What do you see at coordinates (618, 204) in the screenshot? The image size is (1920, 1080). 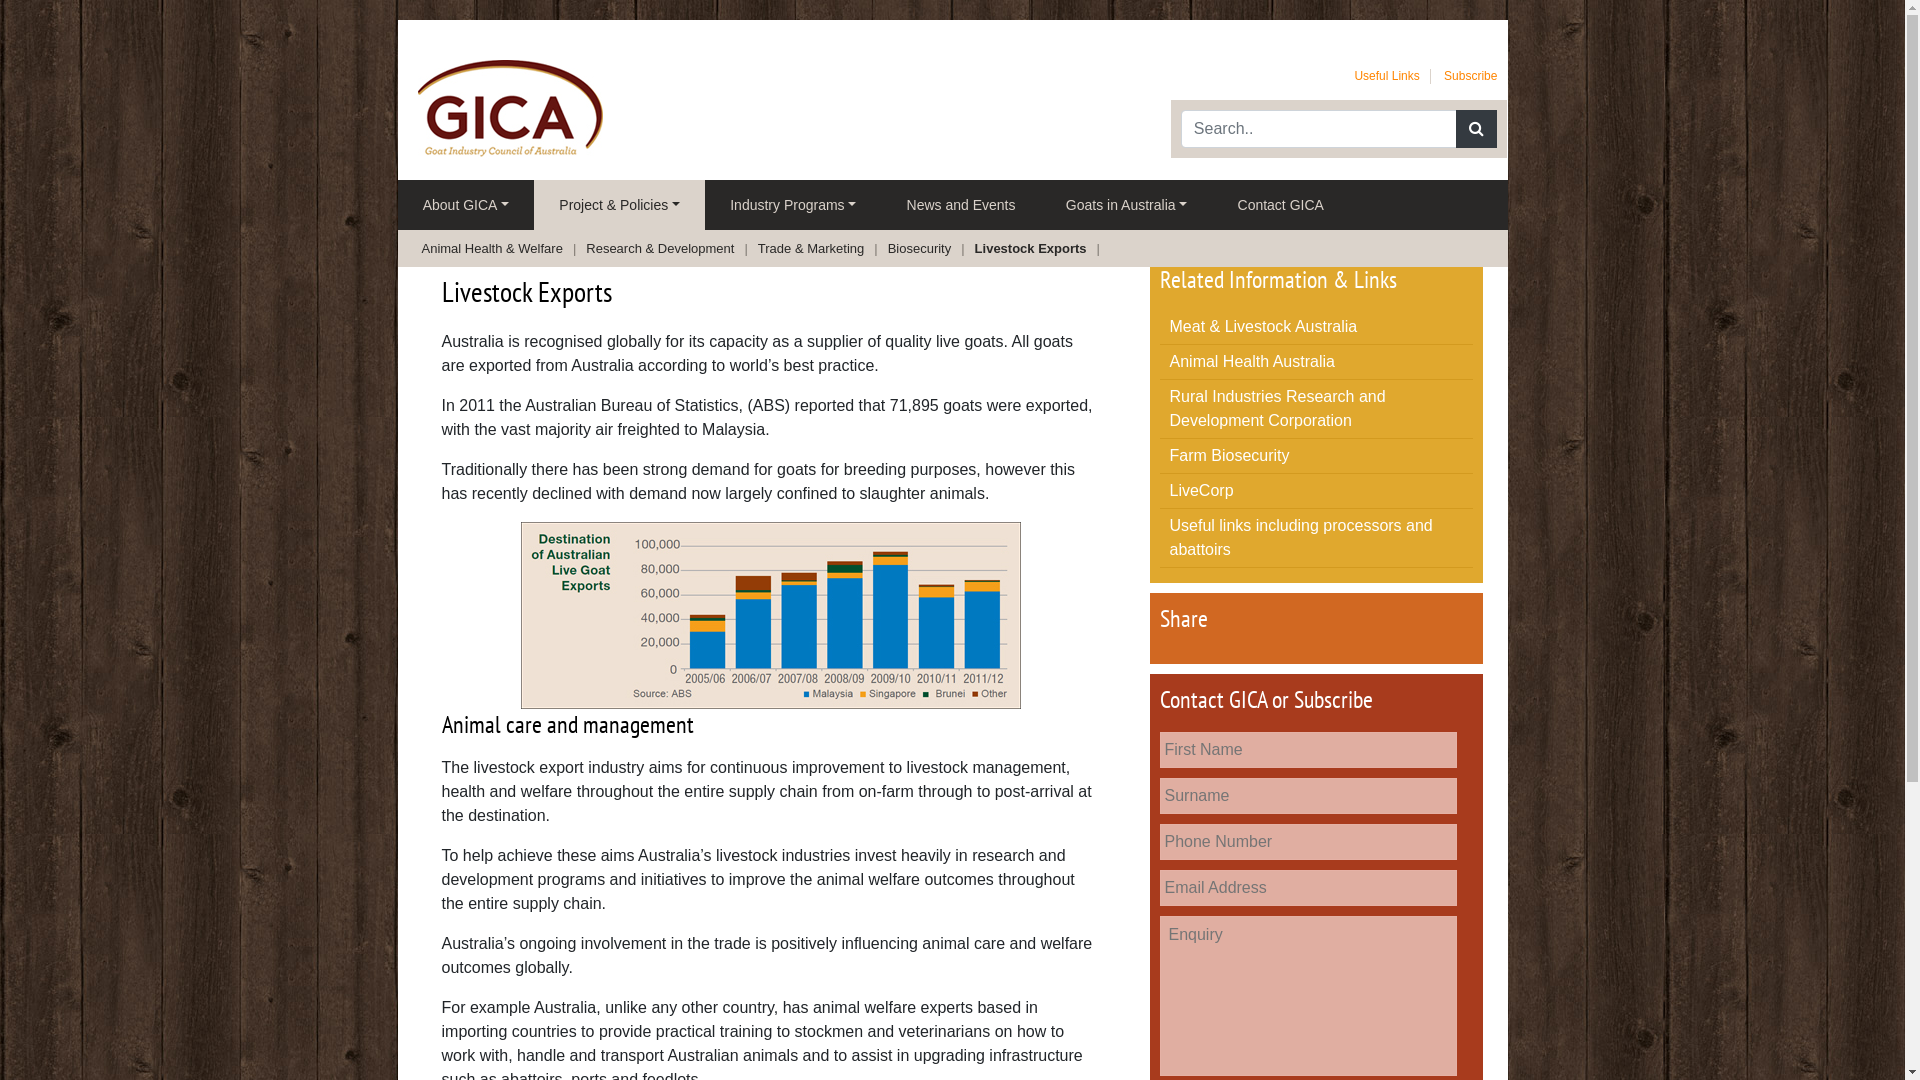 I see `'Project & Policies'` at bounding box center [618, 204].